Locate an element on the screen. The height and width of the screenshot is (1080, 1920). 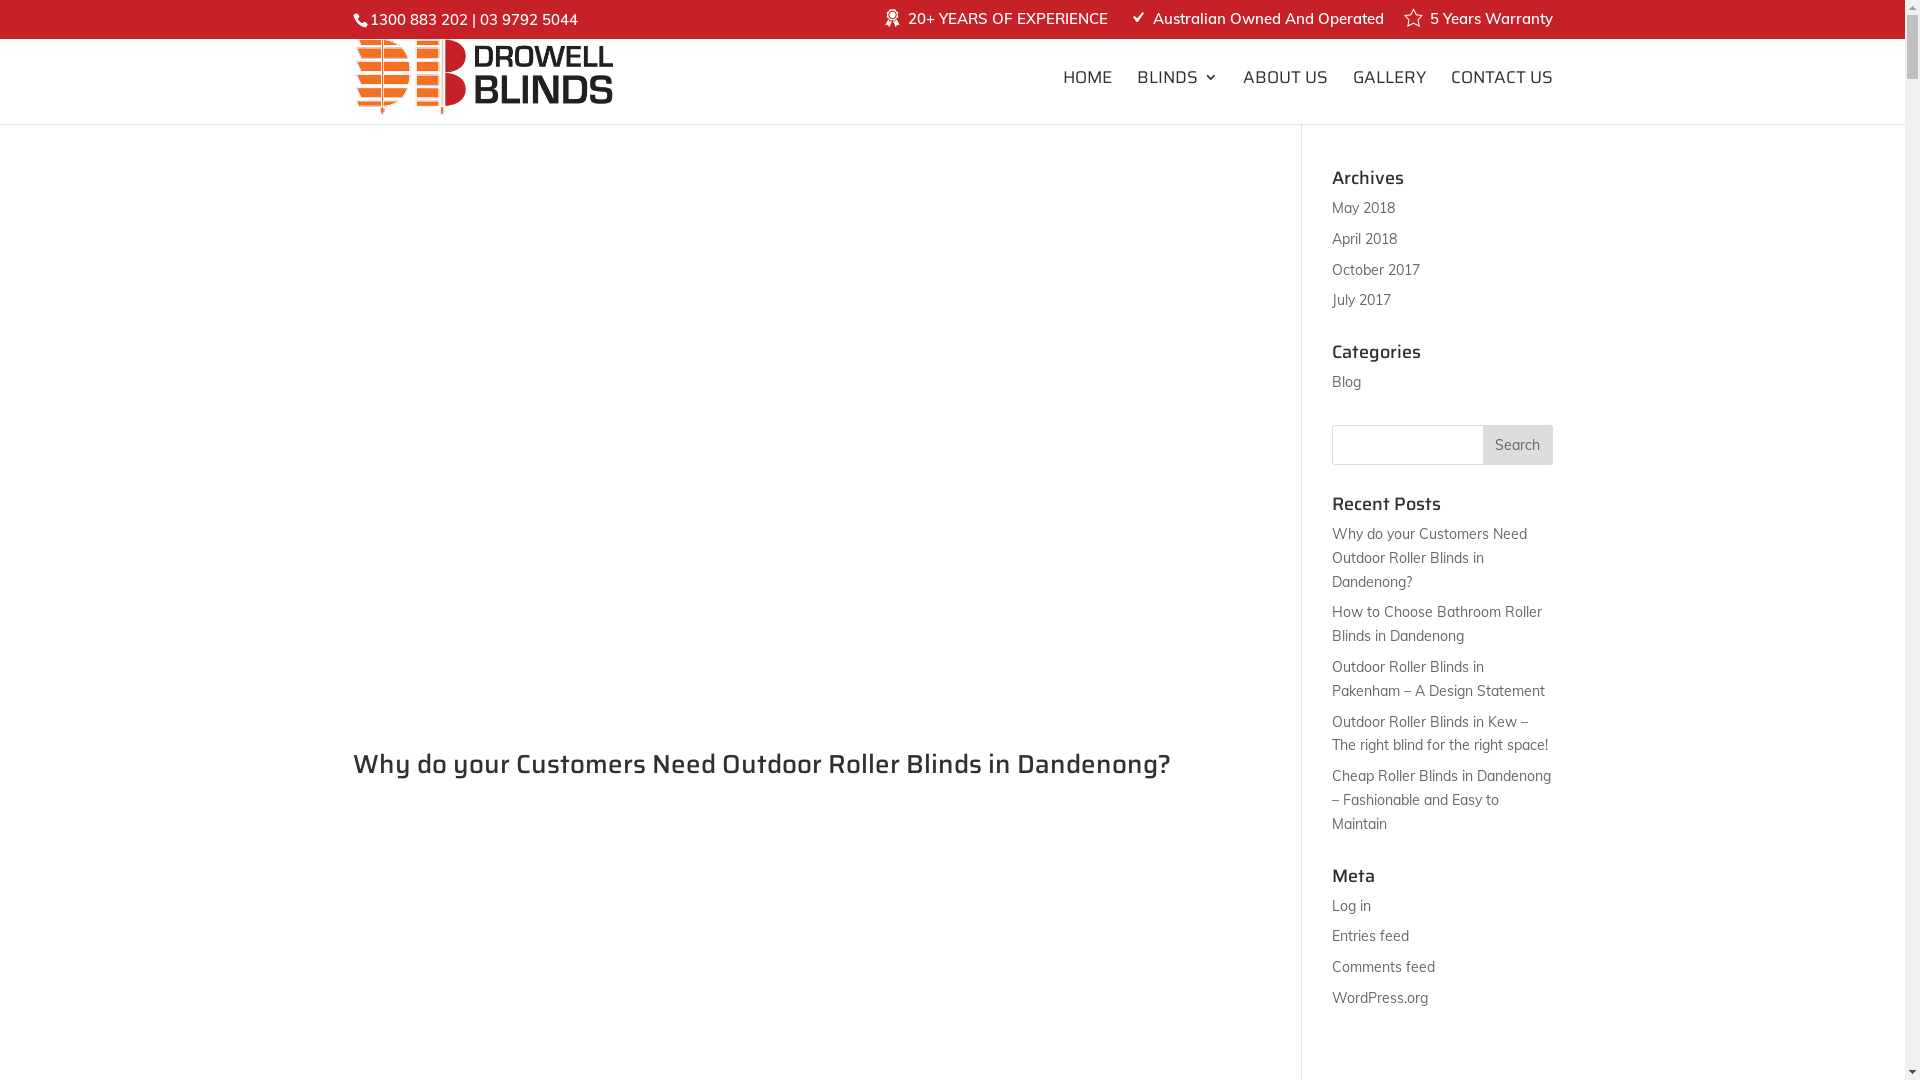
'Entries feed' is located at coordinates (1331, 936).